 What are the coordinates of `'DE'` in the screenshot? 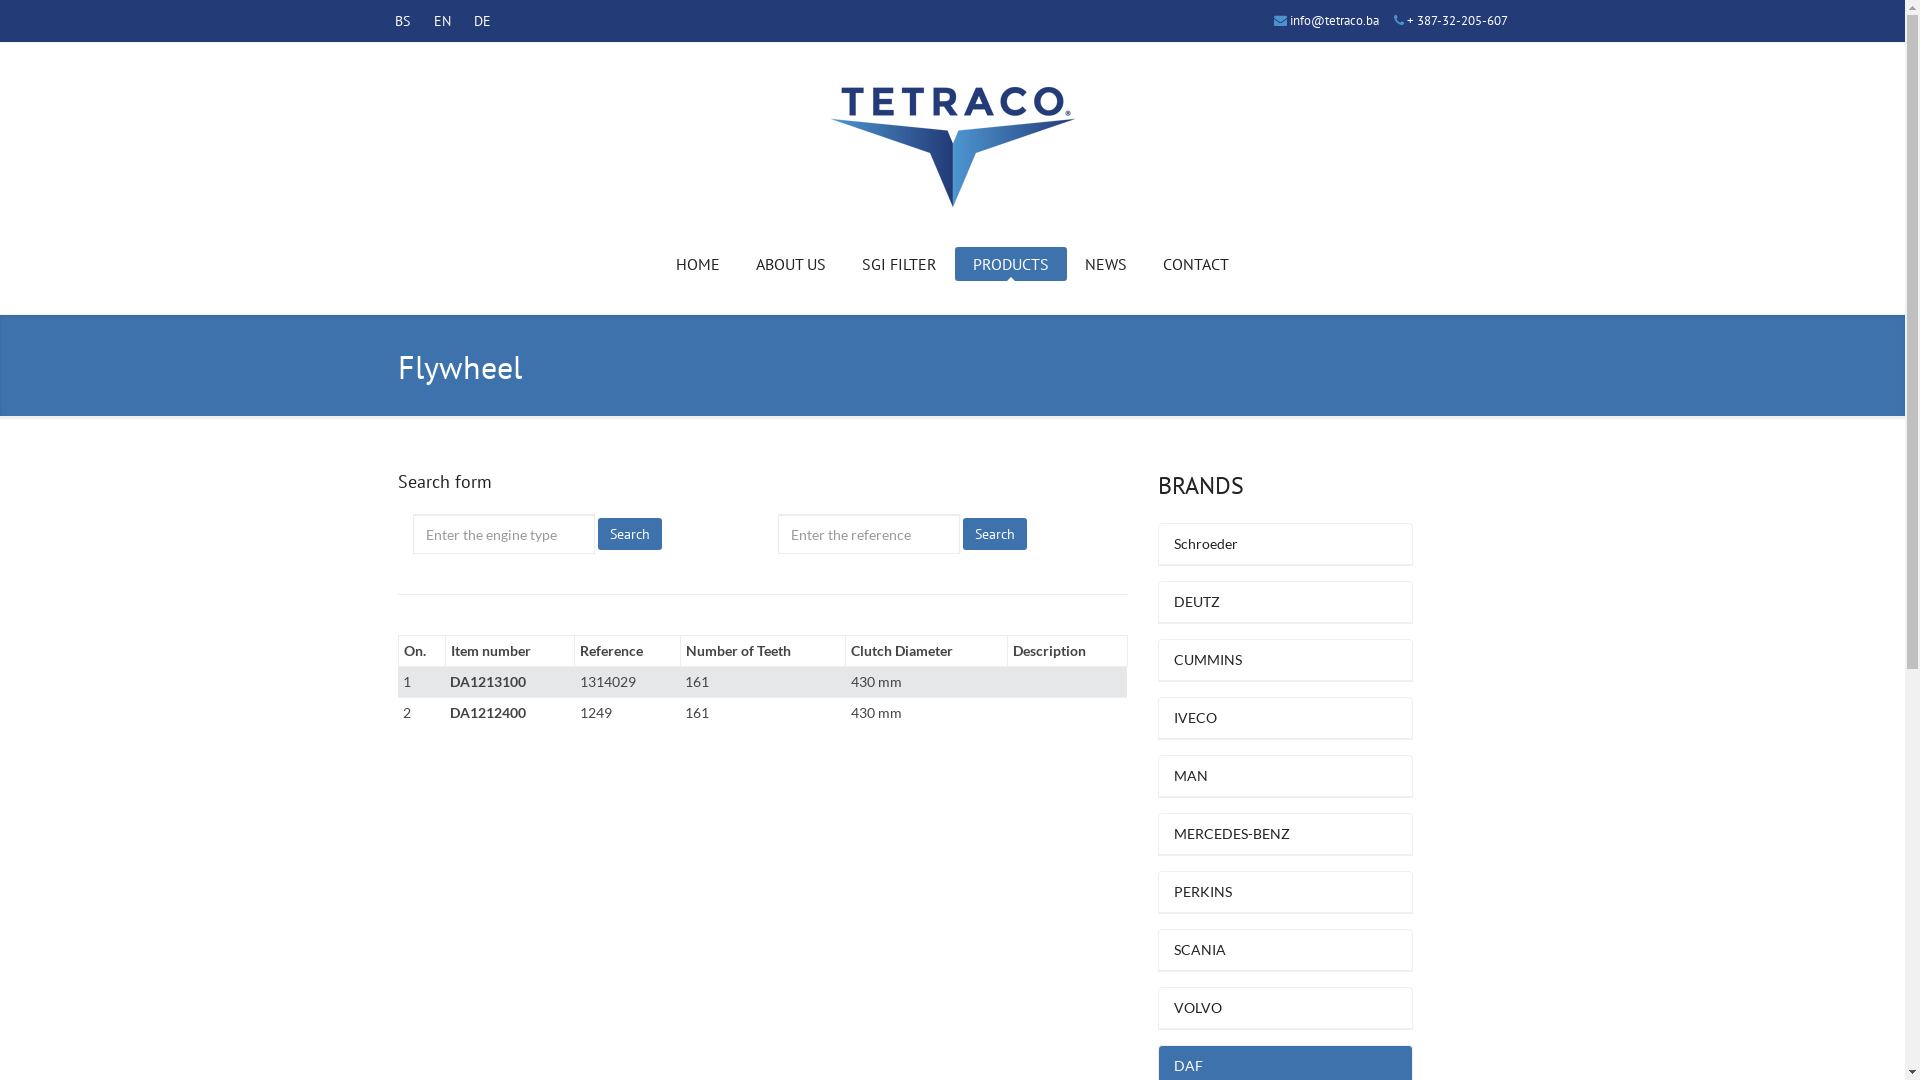 It's located at (481, 20).